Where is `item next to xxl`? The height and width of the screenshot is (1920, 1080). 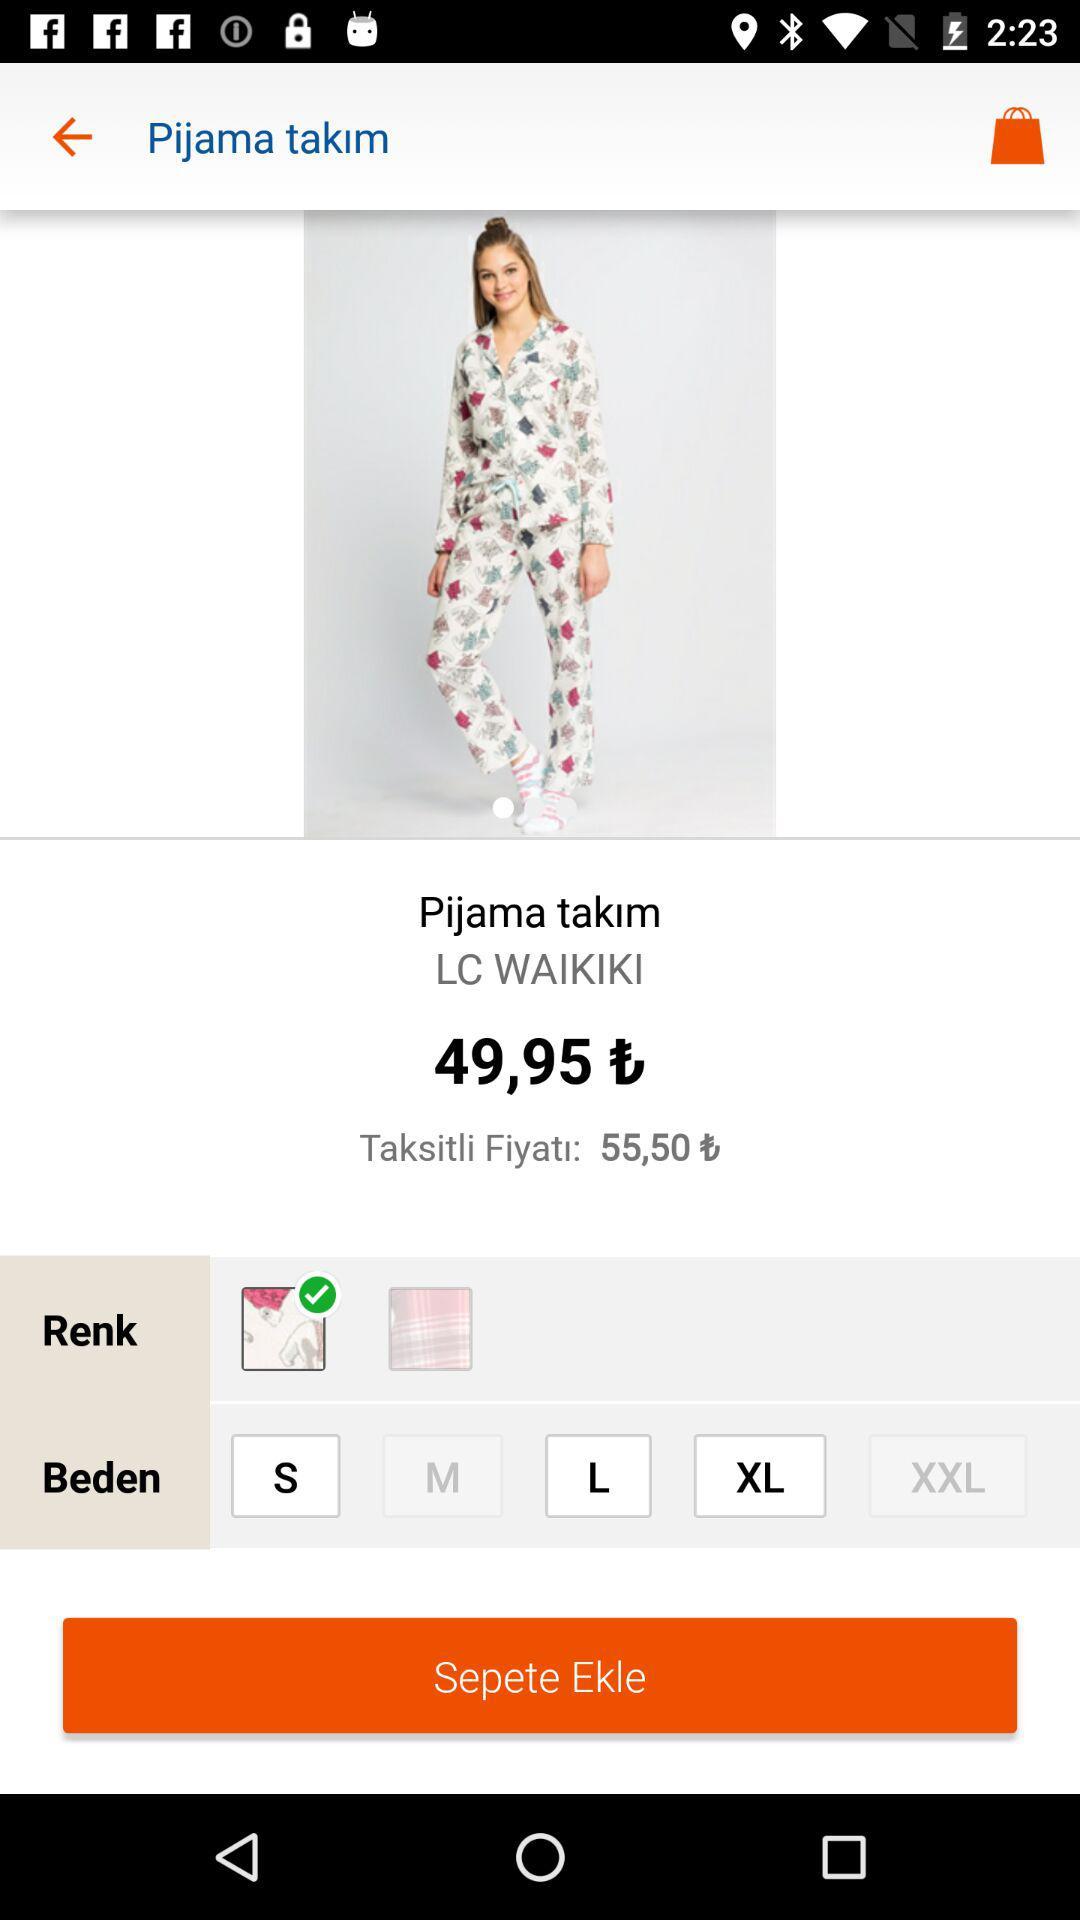 item next to xxl is located at coordinates (760, 1475).